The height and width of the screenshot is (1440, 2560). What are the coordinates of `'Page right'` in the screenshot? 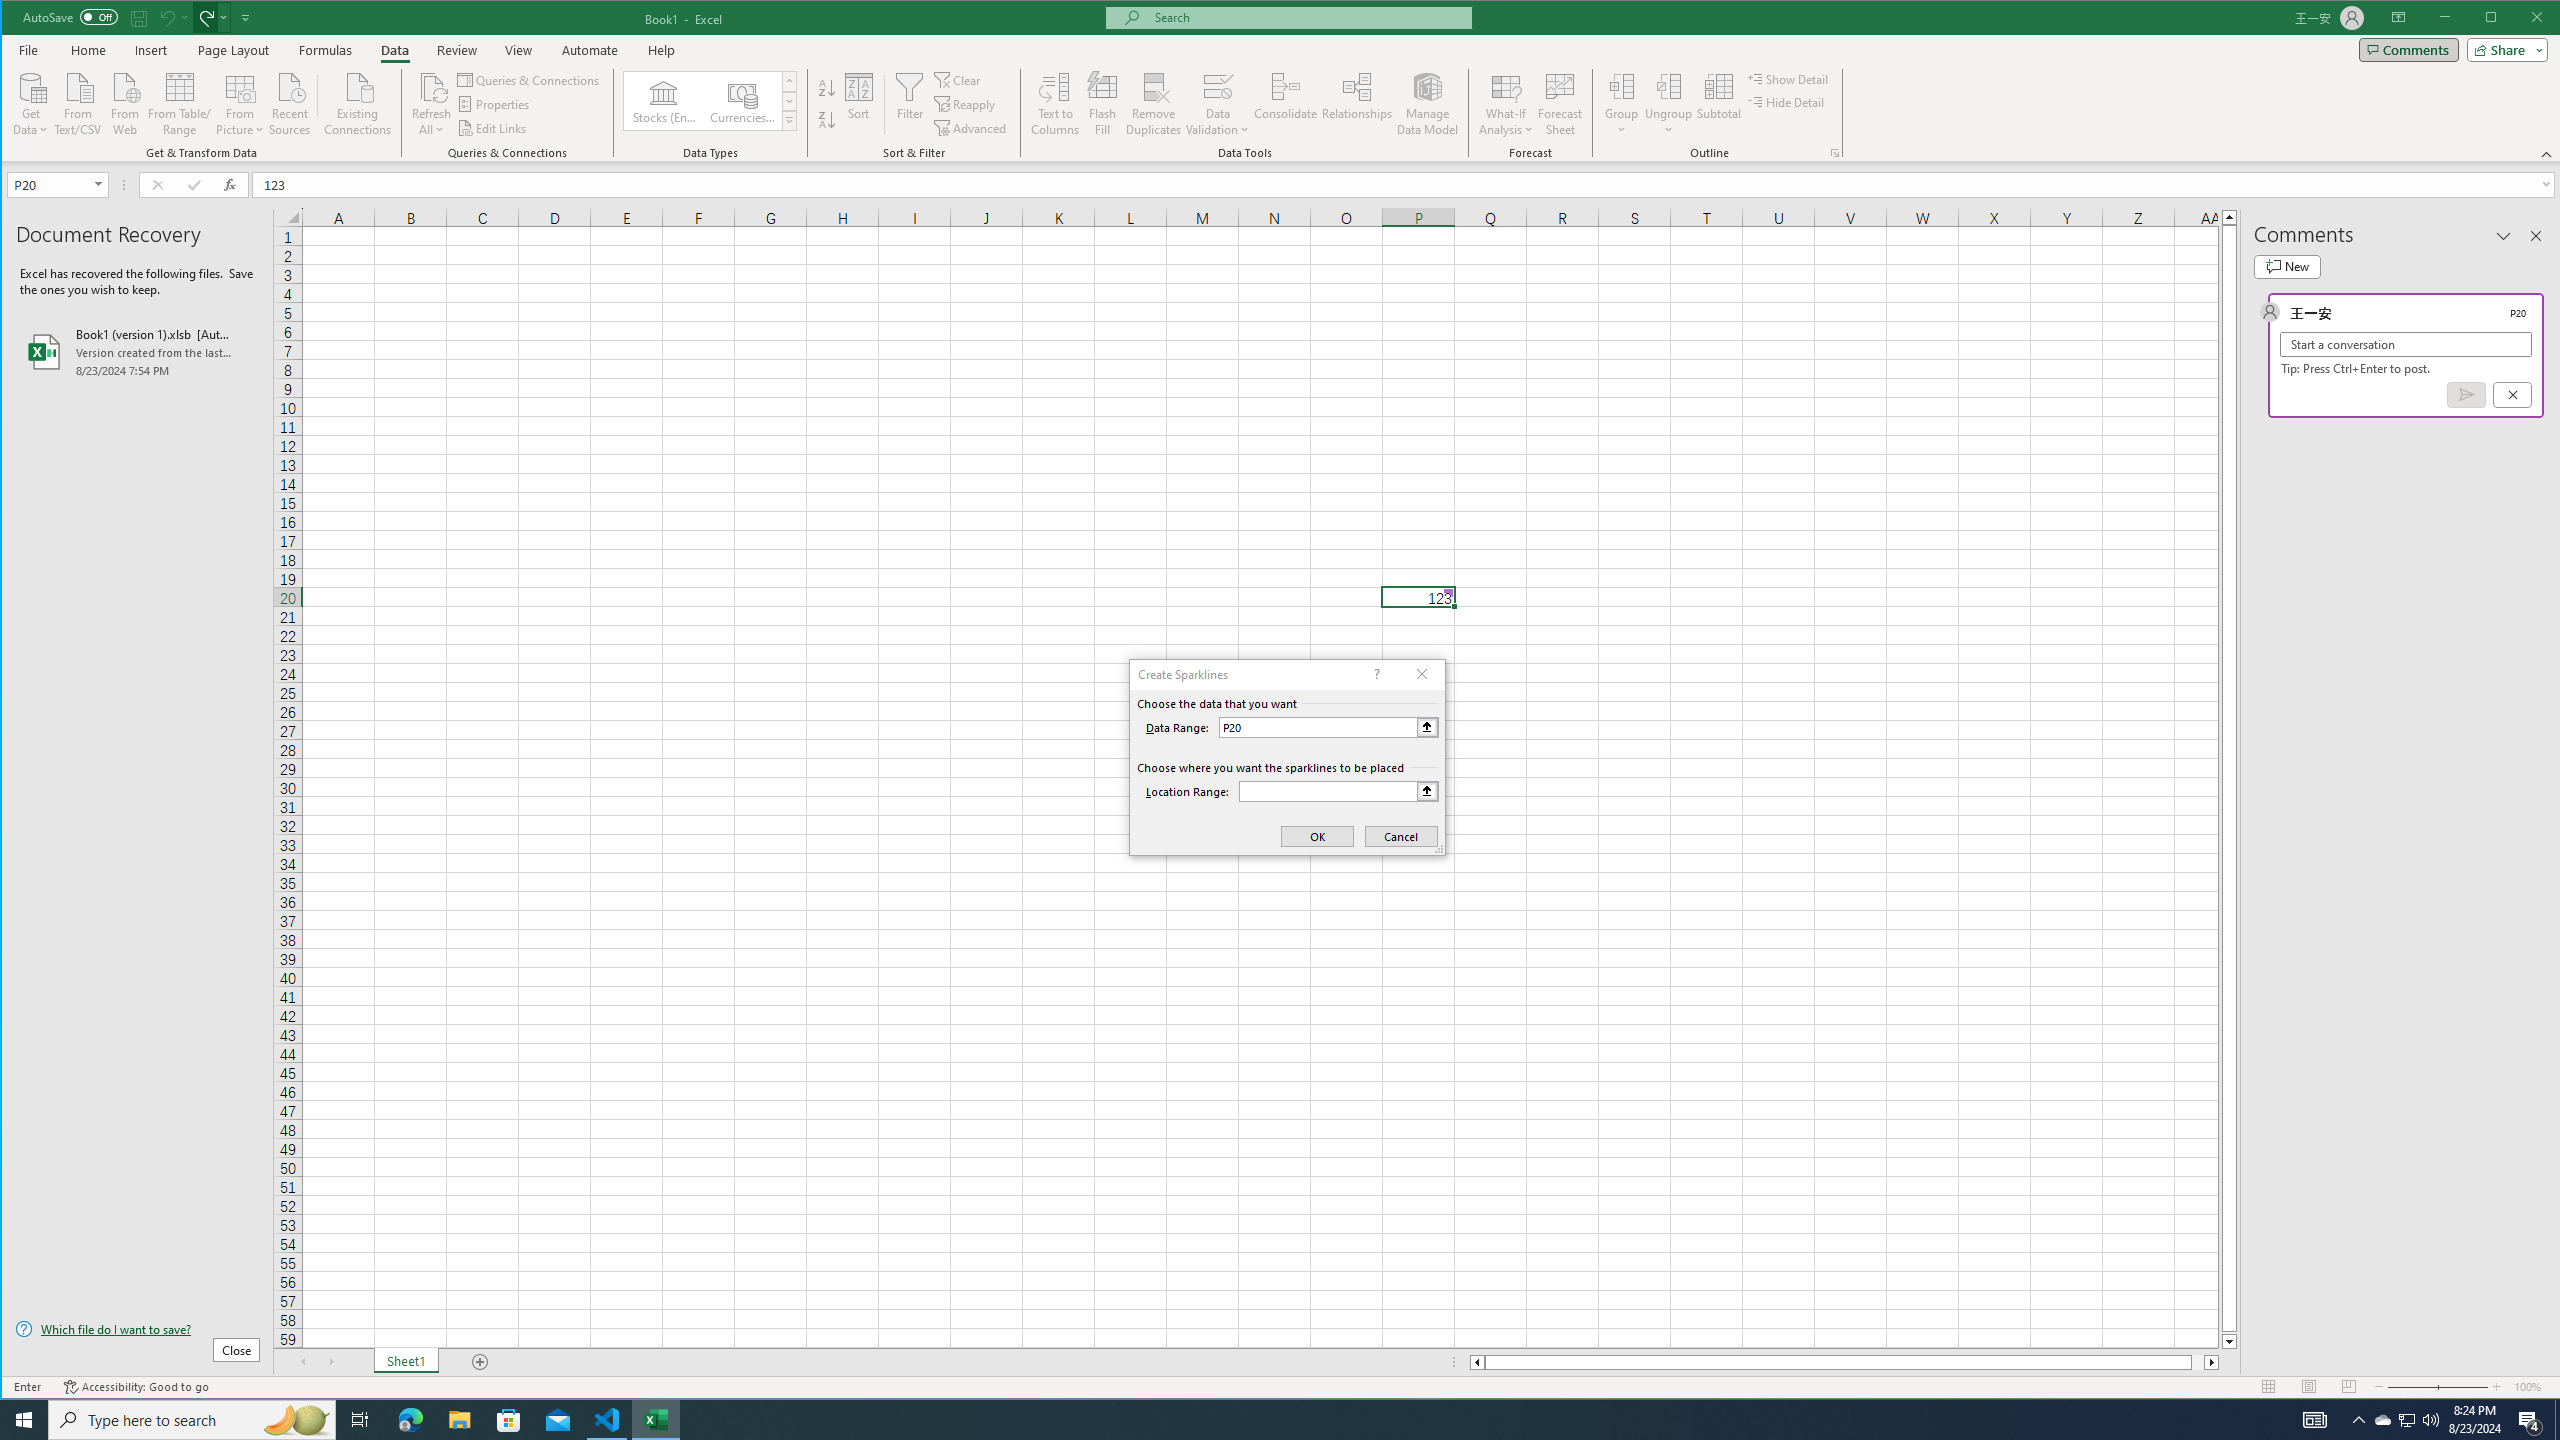 It's located at (2197, 1362).